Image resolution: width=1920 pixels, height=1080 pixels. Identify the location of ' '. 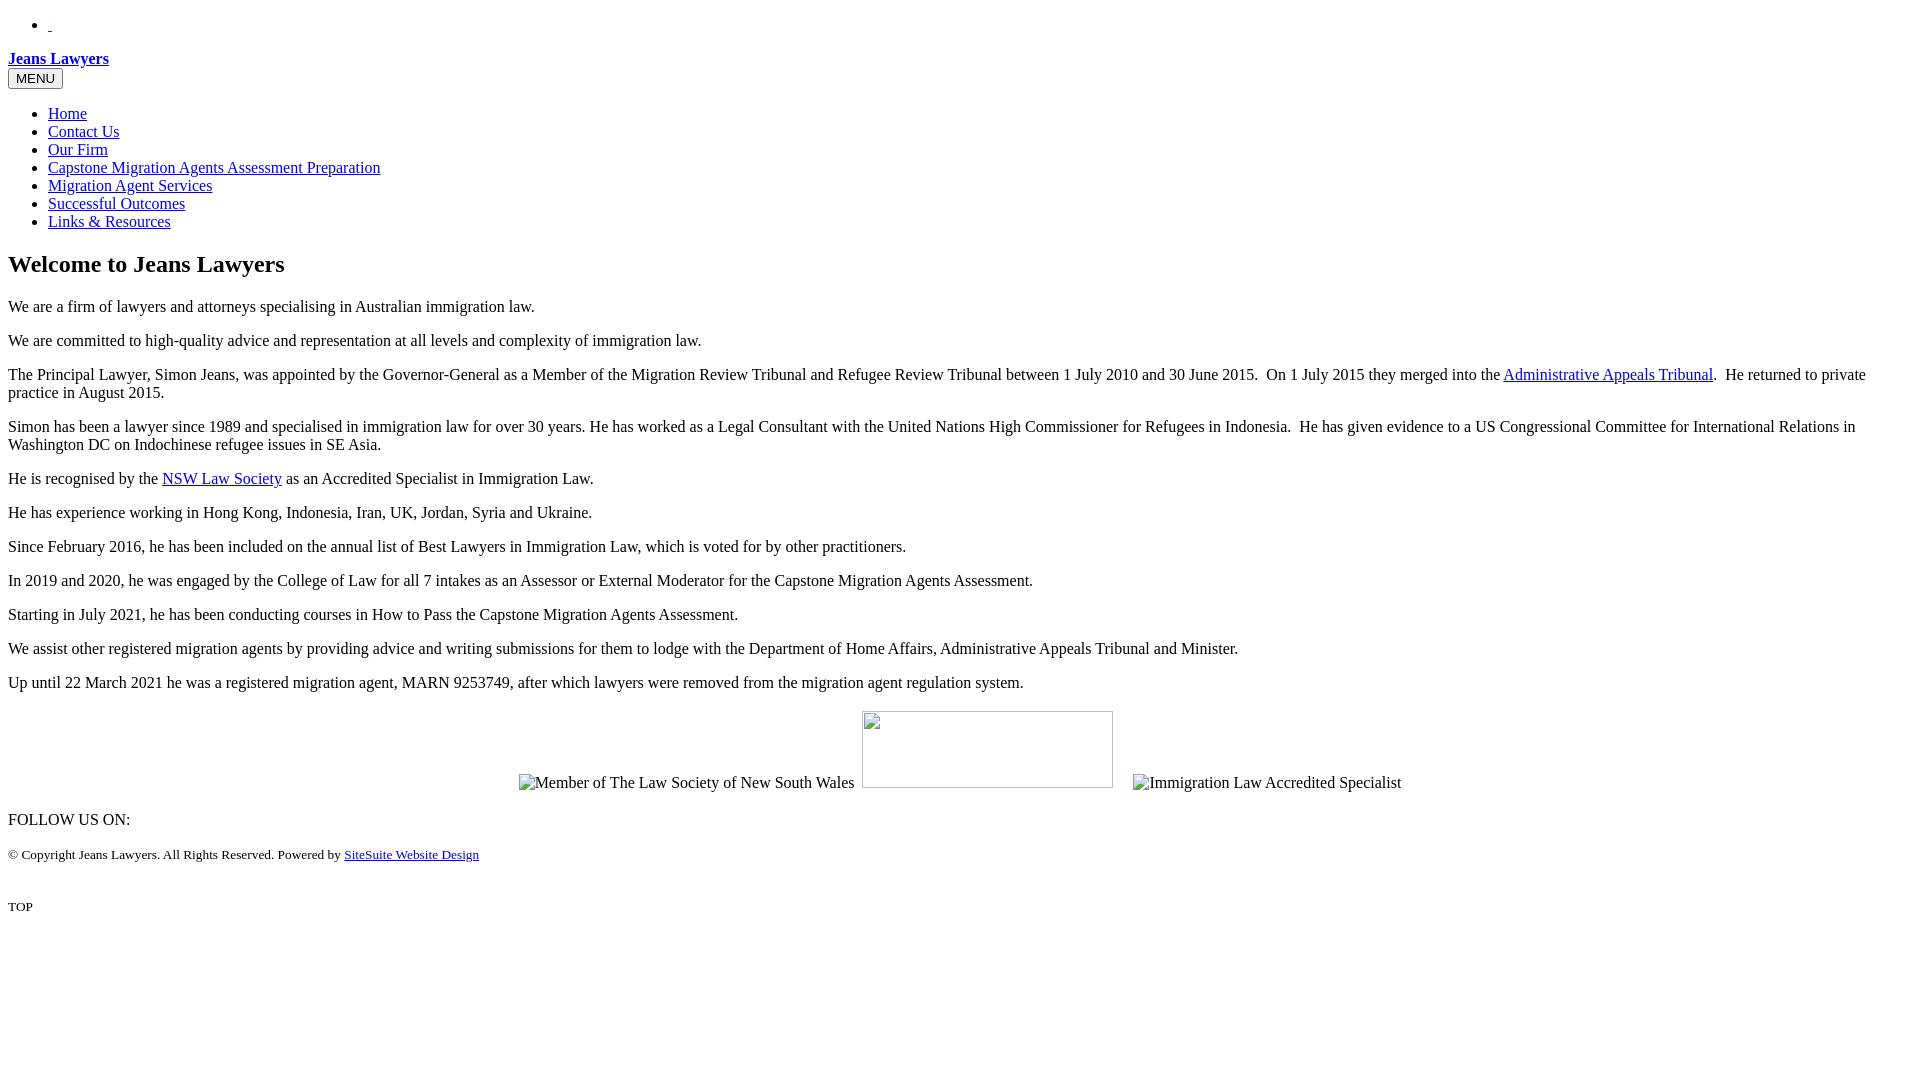
(49, 24).